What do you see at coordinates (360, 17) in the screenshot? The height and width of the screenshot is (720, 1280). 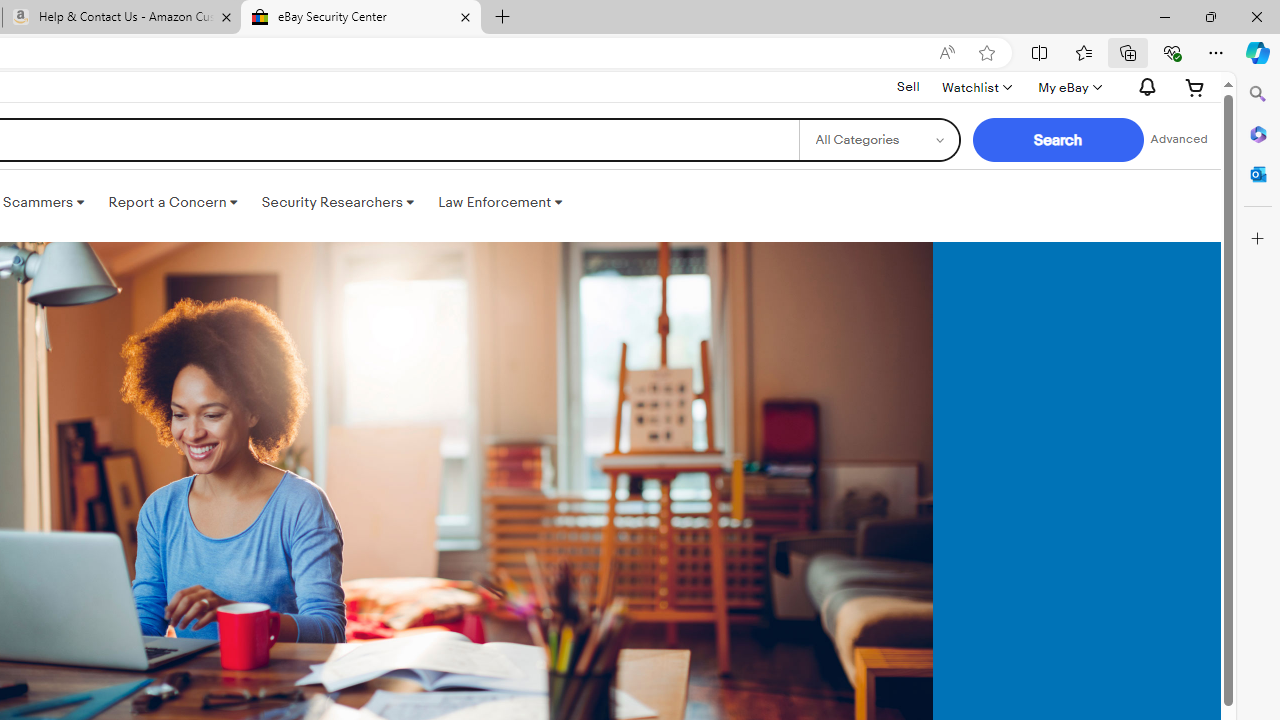 I see `'eBay Security Center'` at bounding box center [360, 17].